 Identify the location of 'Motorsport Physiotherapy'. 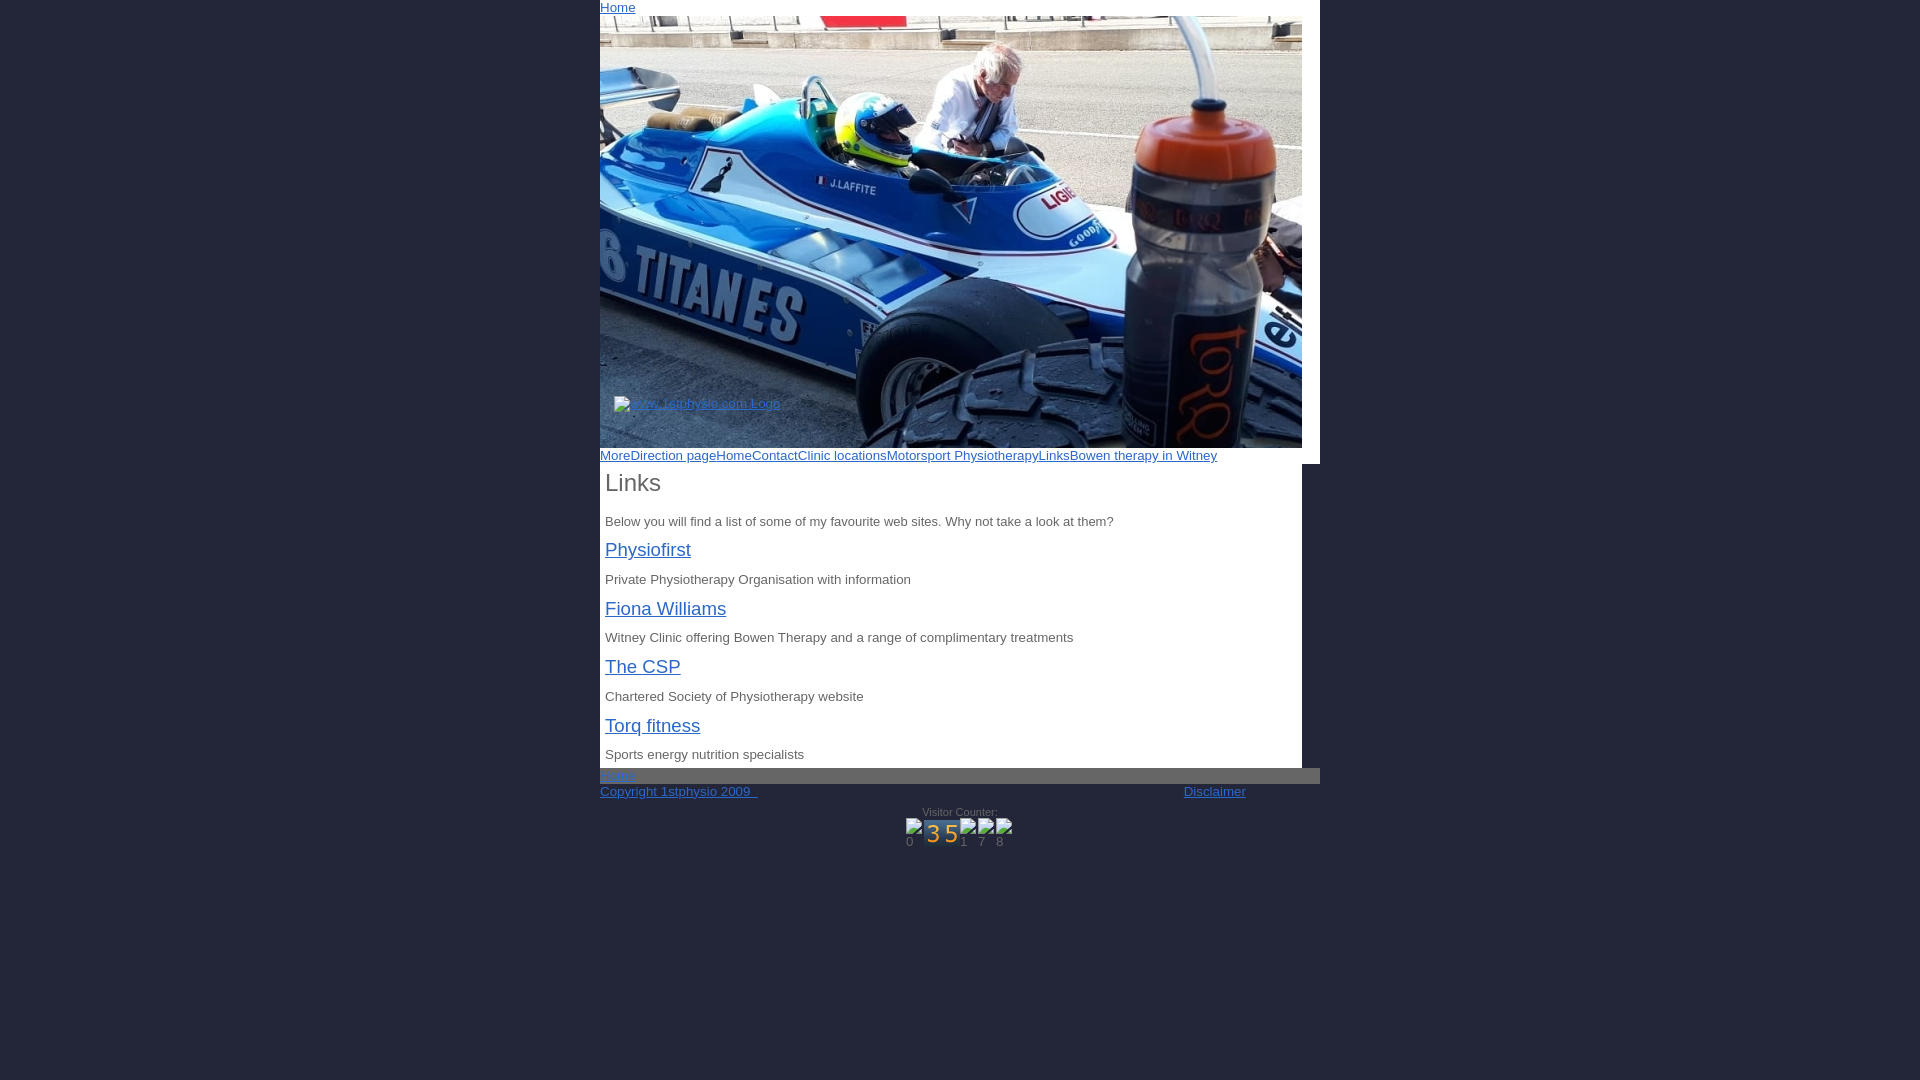
(963, 455).